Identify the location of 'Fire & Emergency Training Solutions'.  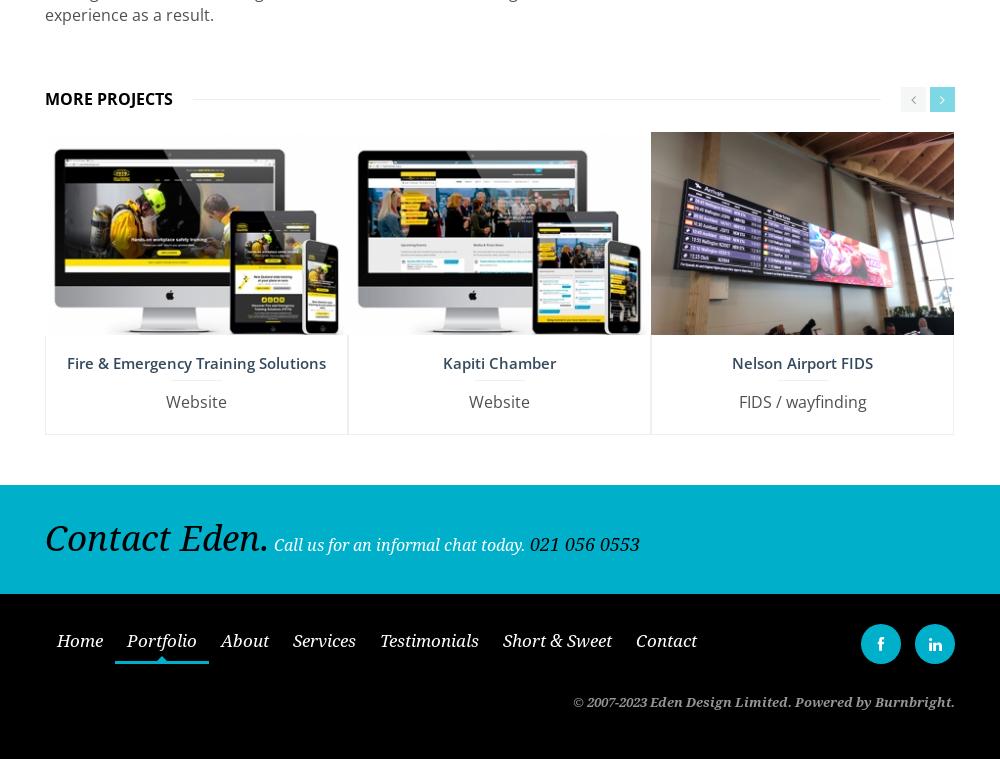
(195, 353).